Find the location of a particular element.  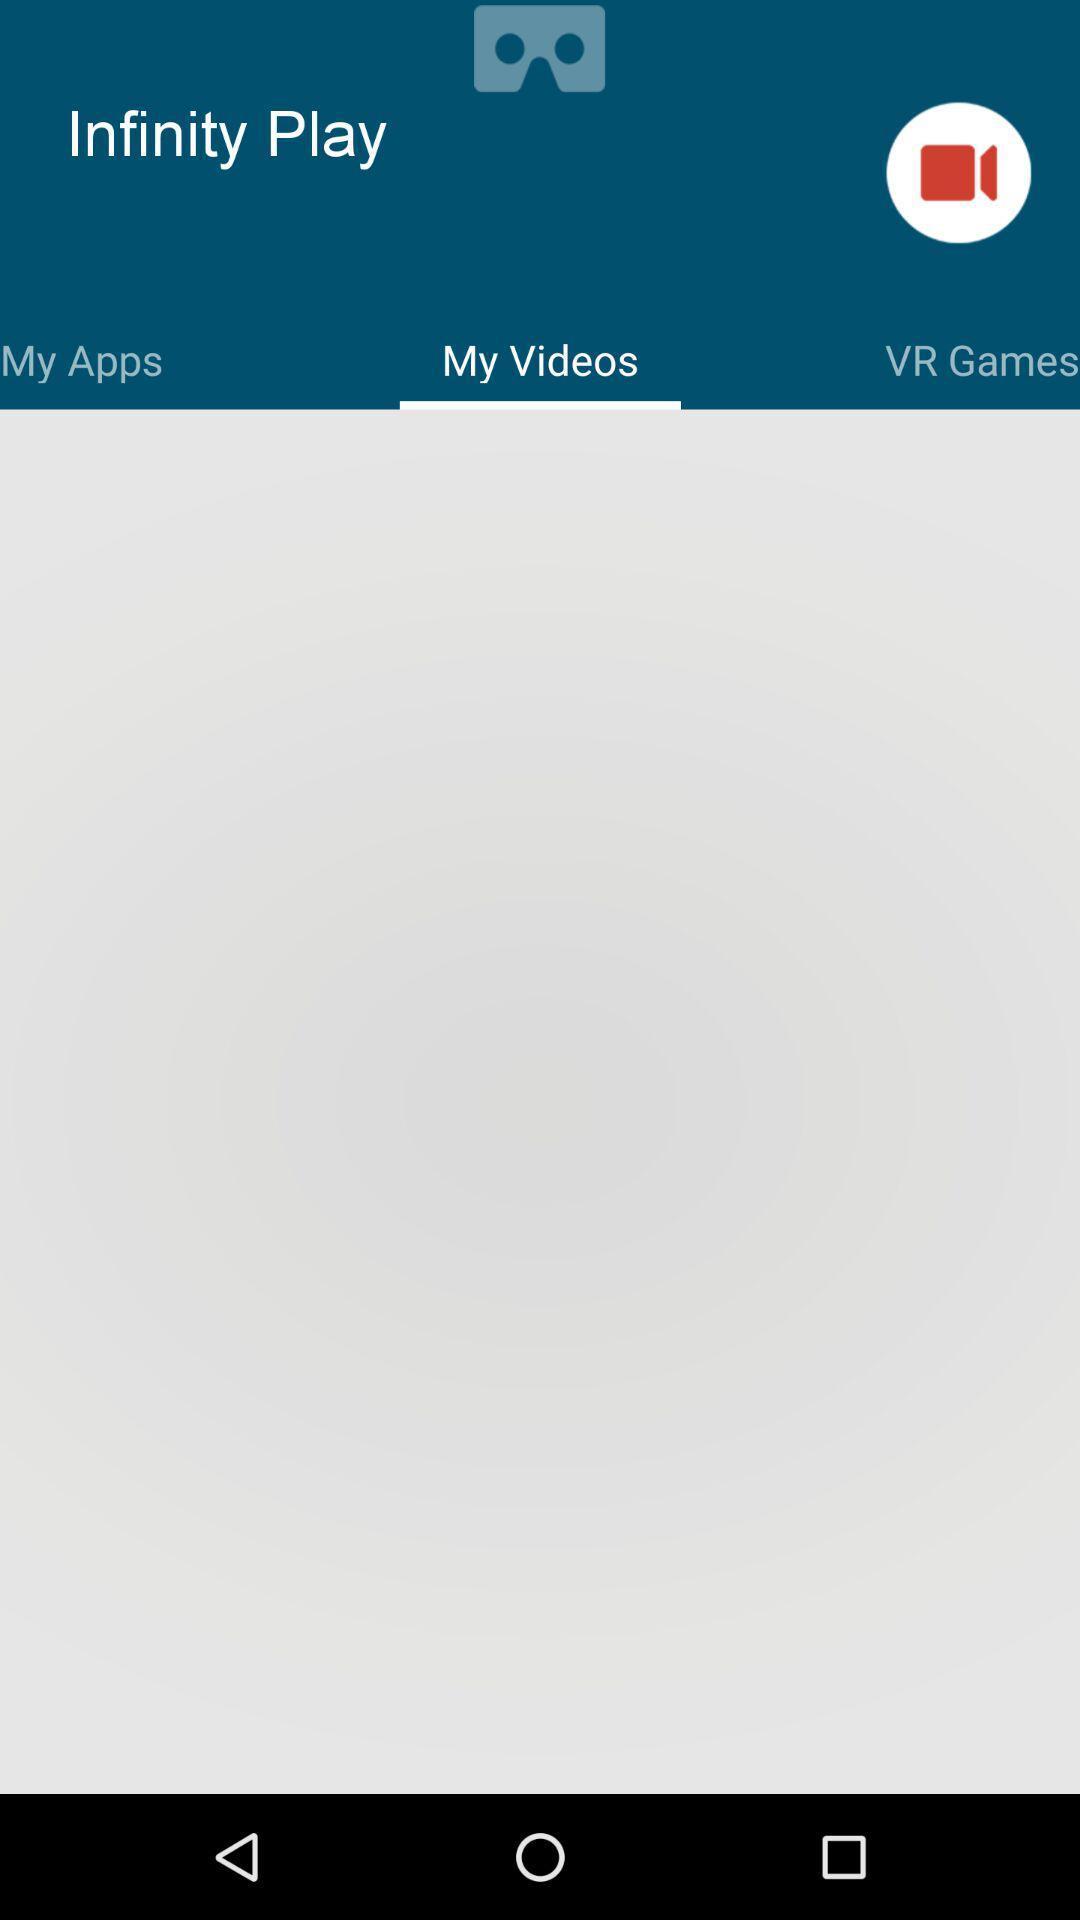

the item next to my videos icon is located at coordinates (981, 356).